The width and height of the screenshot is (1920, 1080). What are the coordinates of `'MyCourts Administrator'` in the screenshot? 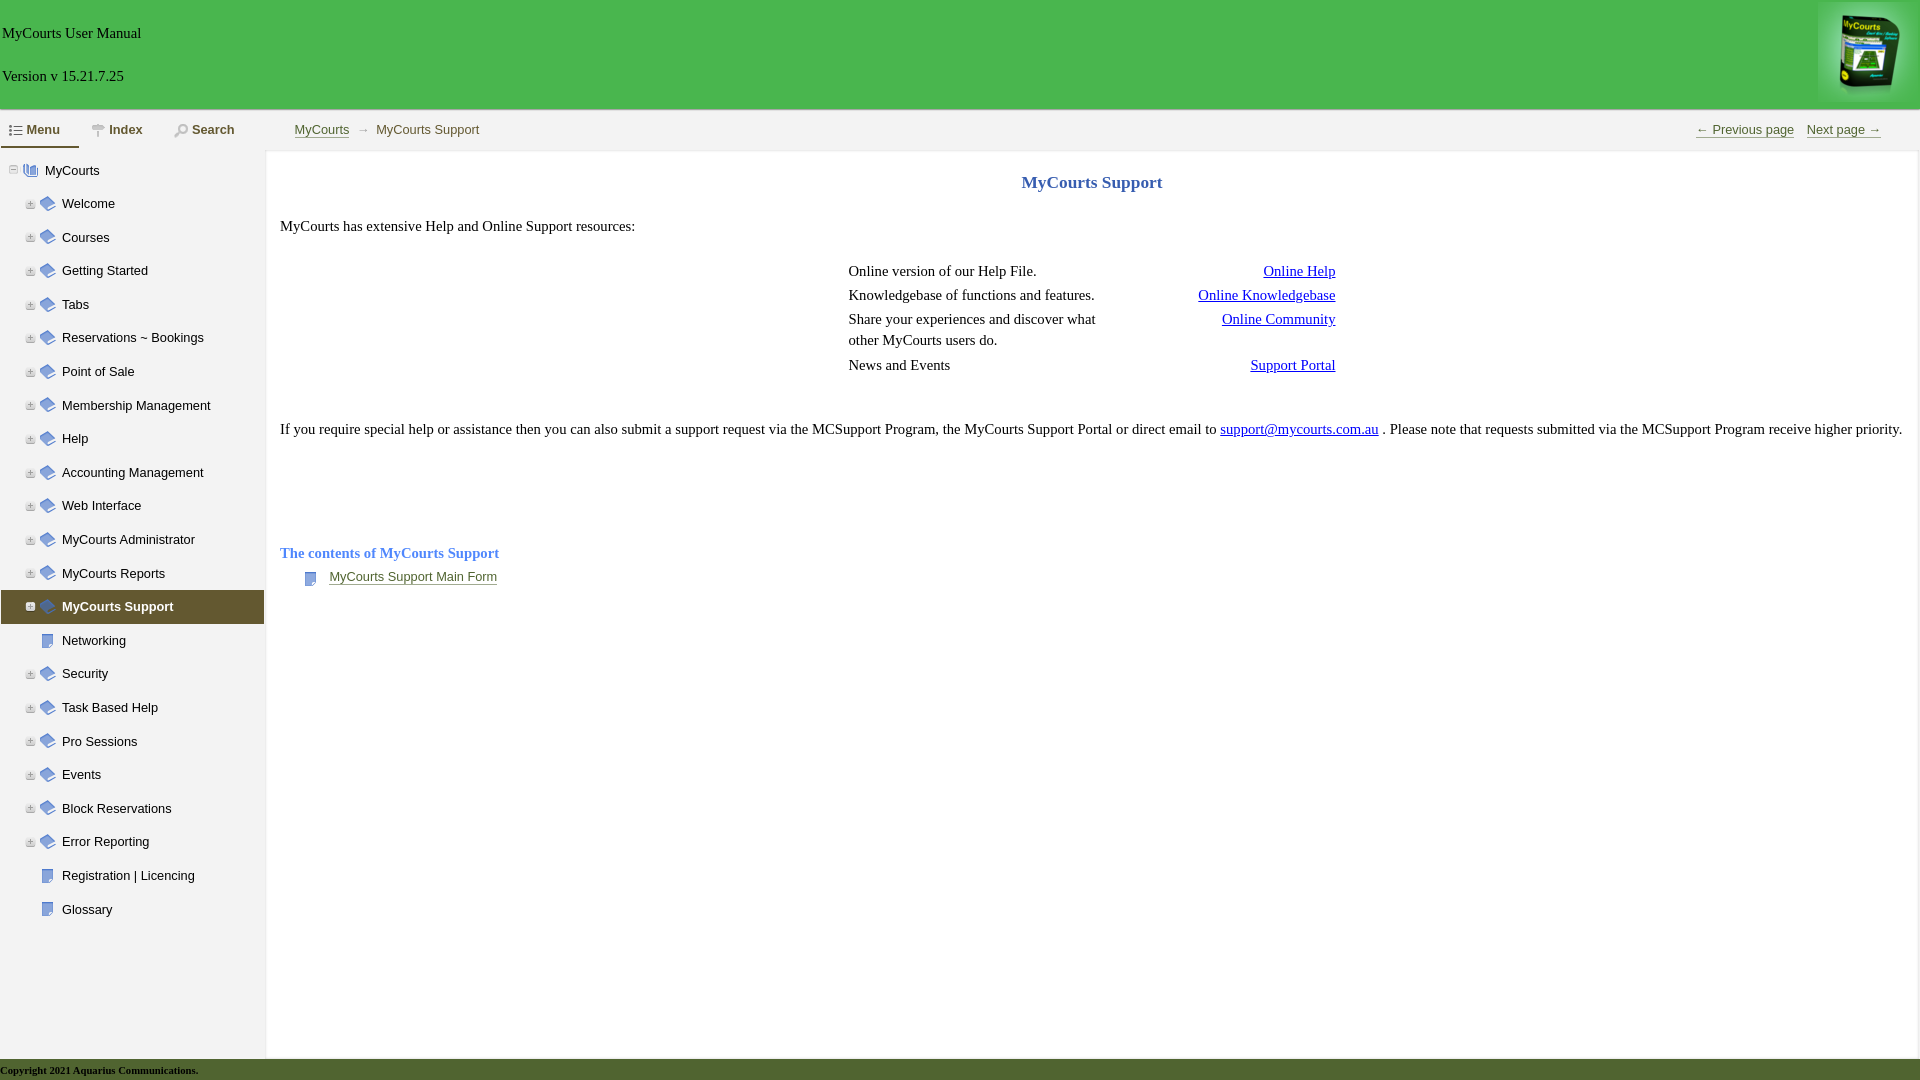 It's located at (188, 540).